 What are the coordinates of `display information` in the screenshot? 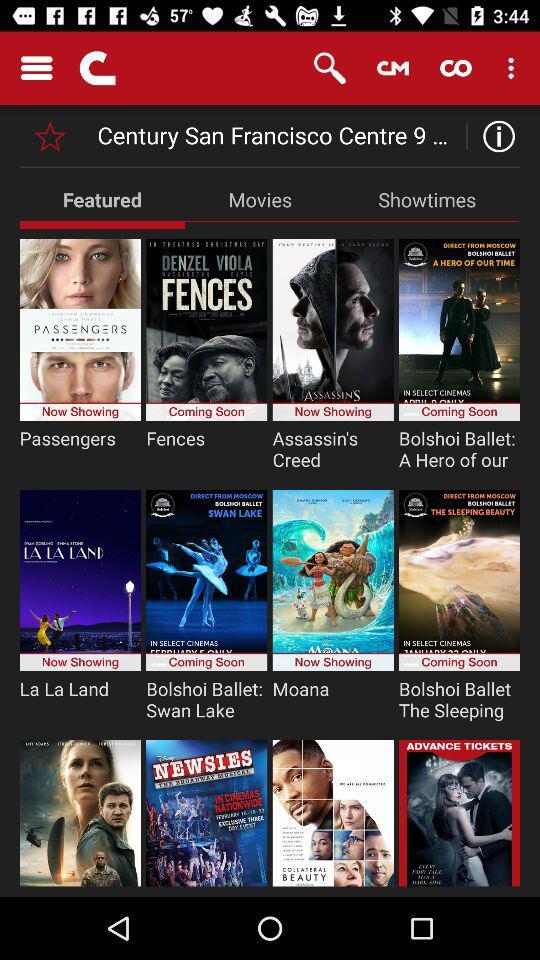 It's located at (492, 135).